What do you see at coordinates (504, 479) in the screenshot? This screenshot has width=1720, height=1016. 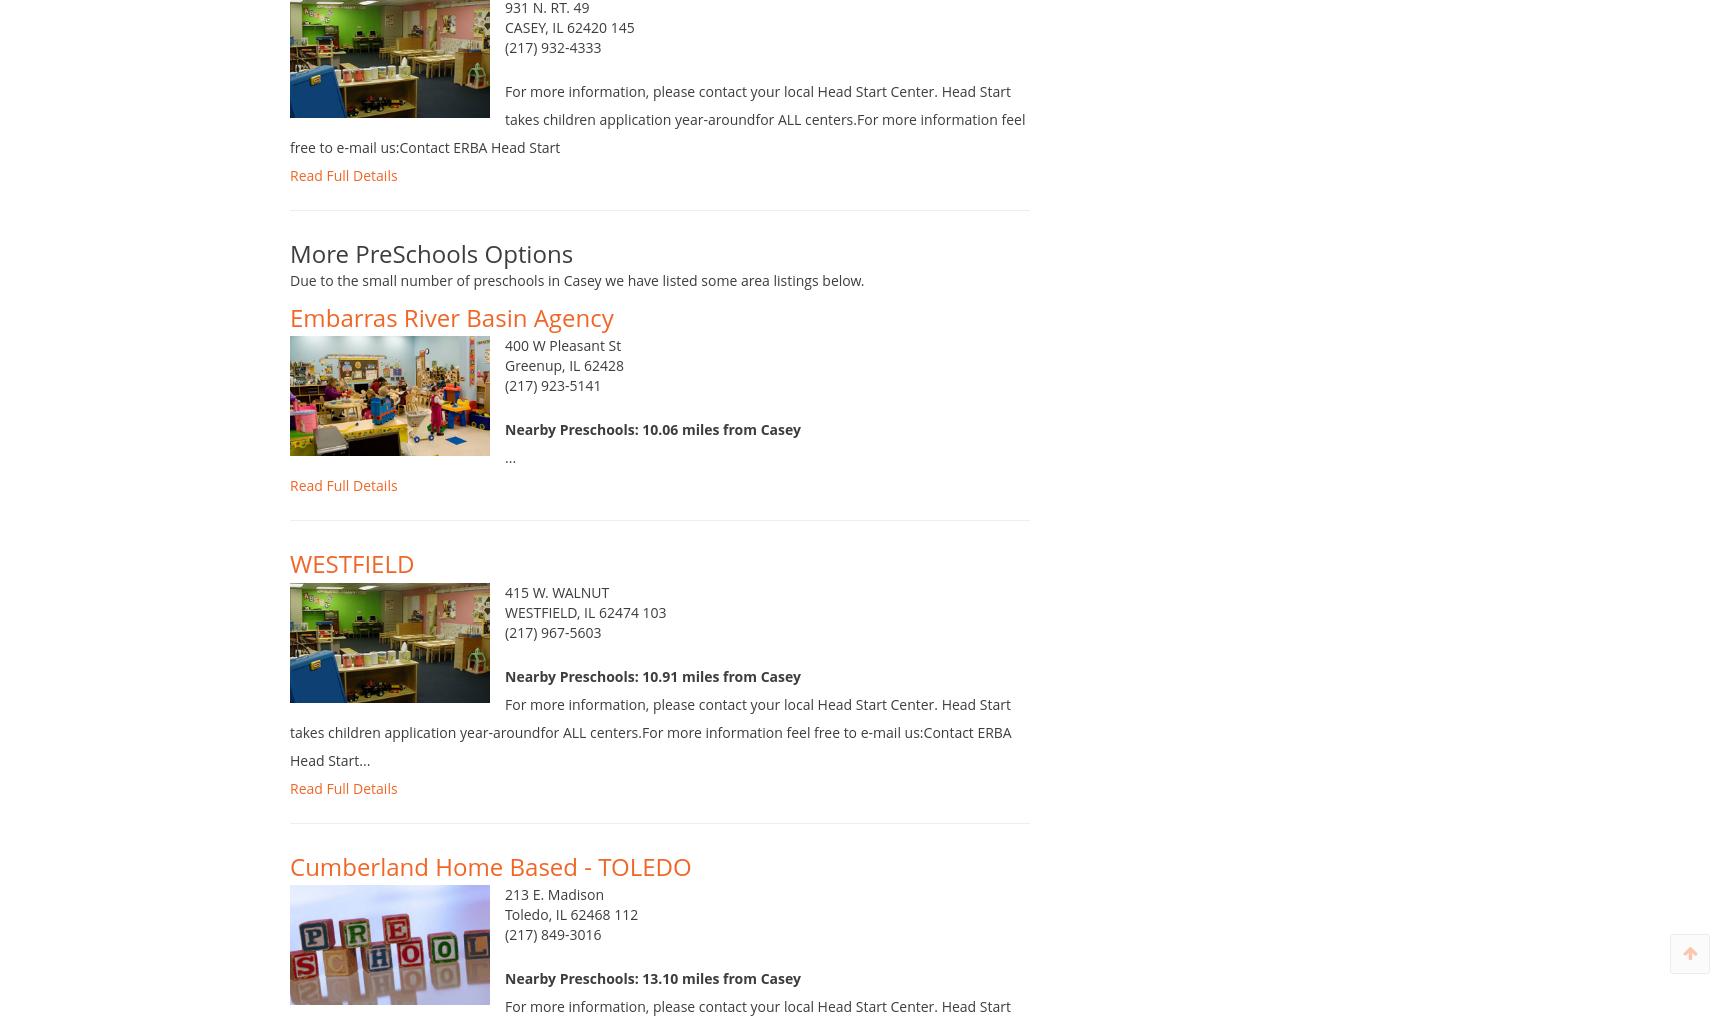 I see `'...'` at bounding box center [504, 479].